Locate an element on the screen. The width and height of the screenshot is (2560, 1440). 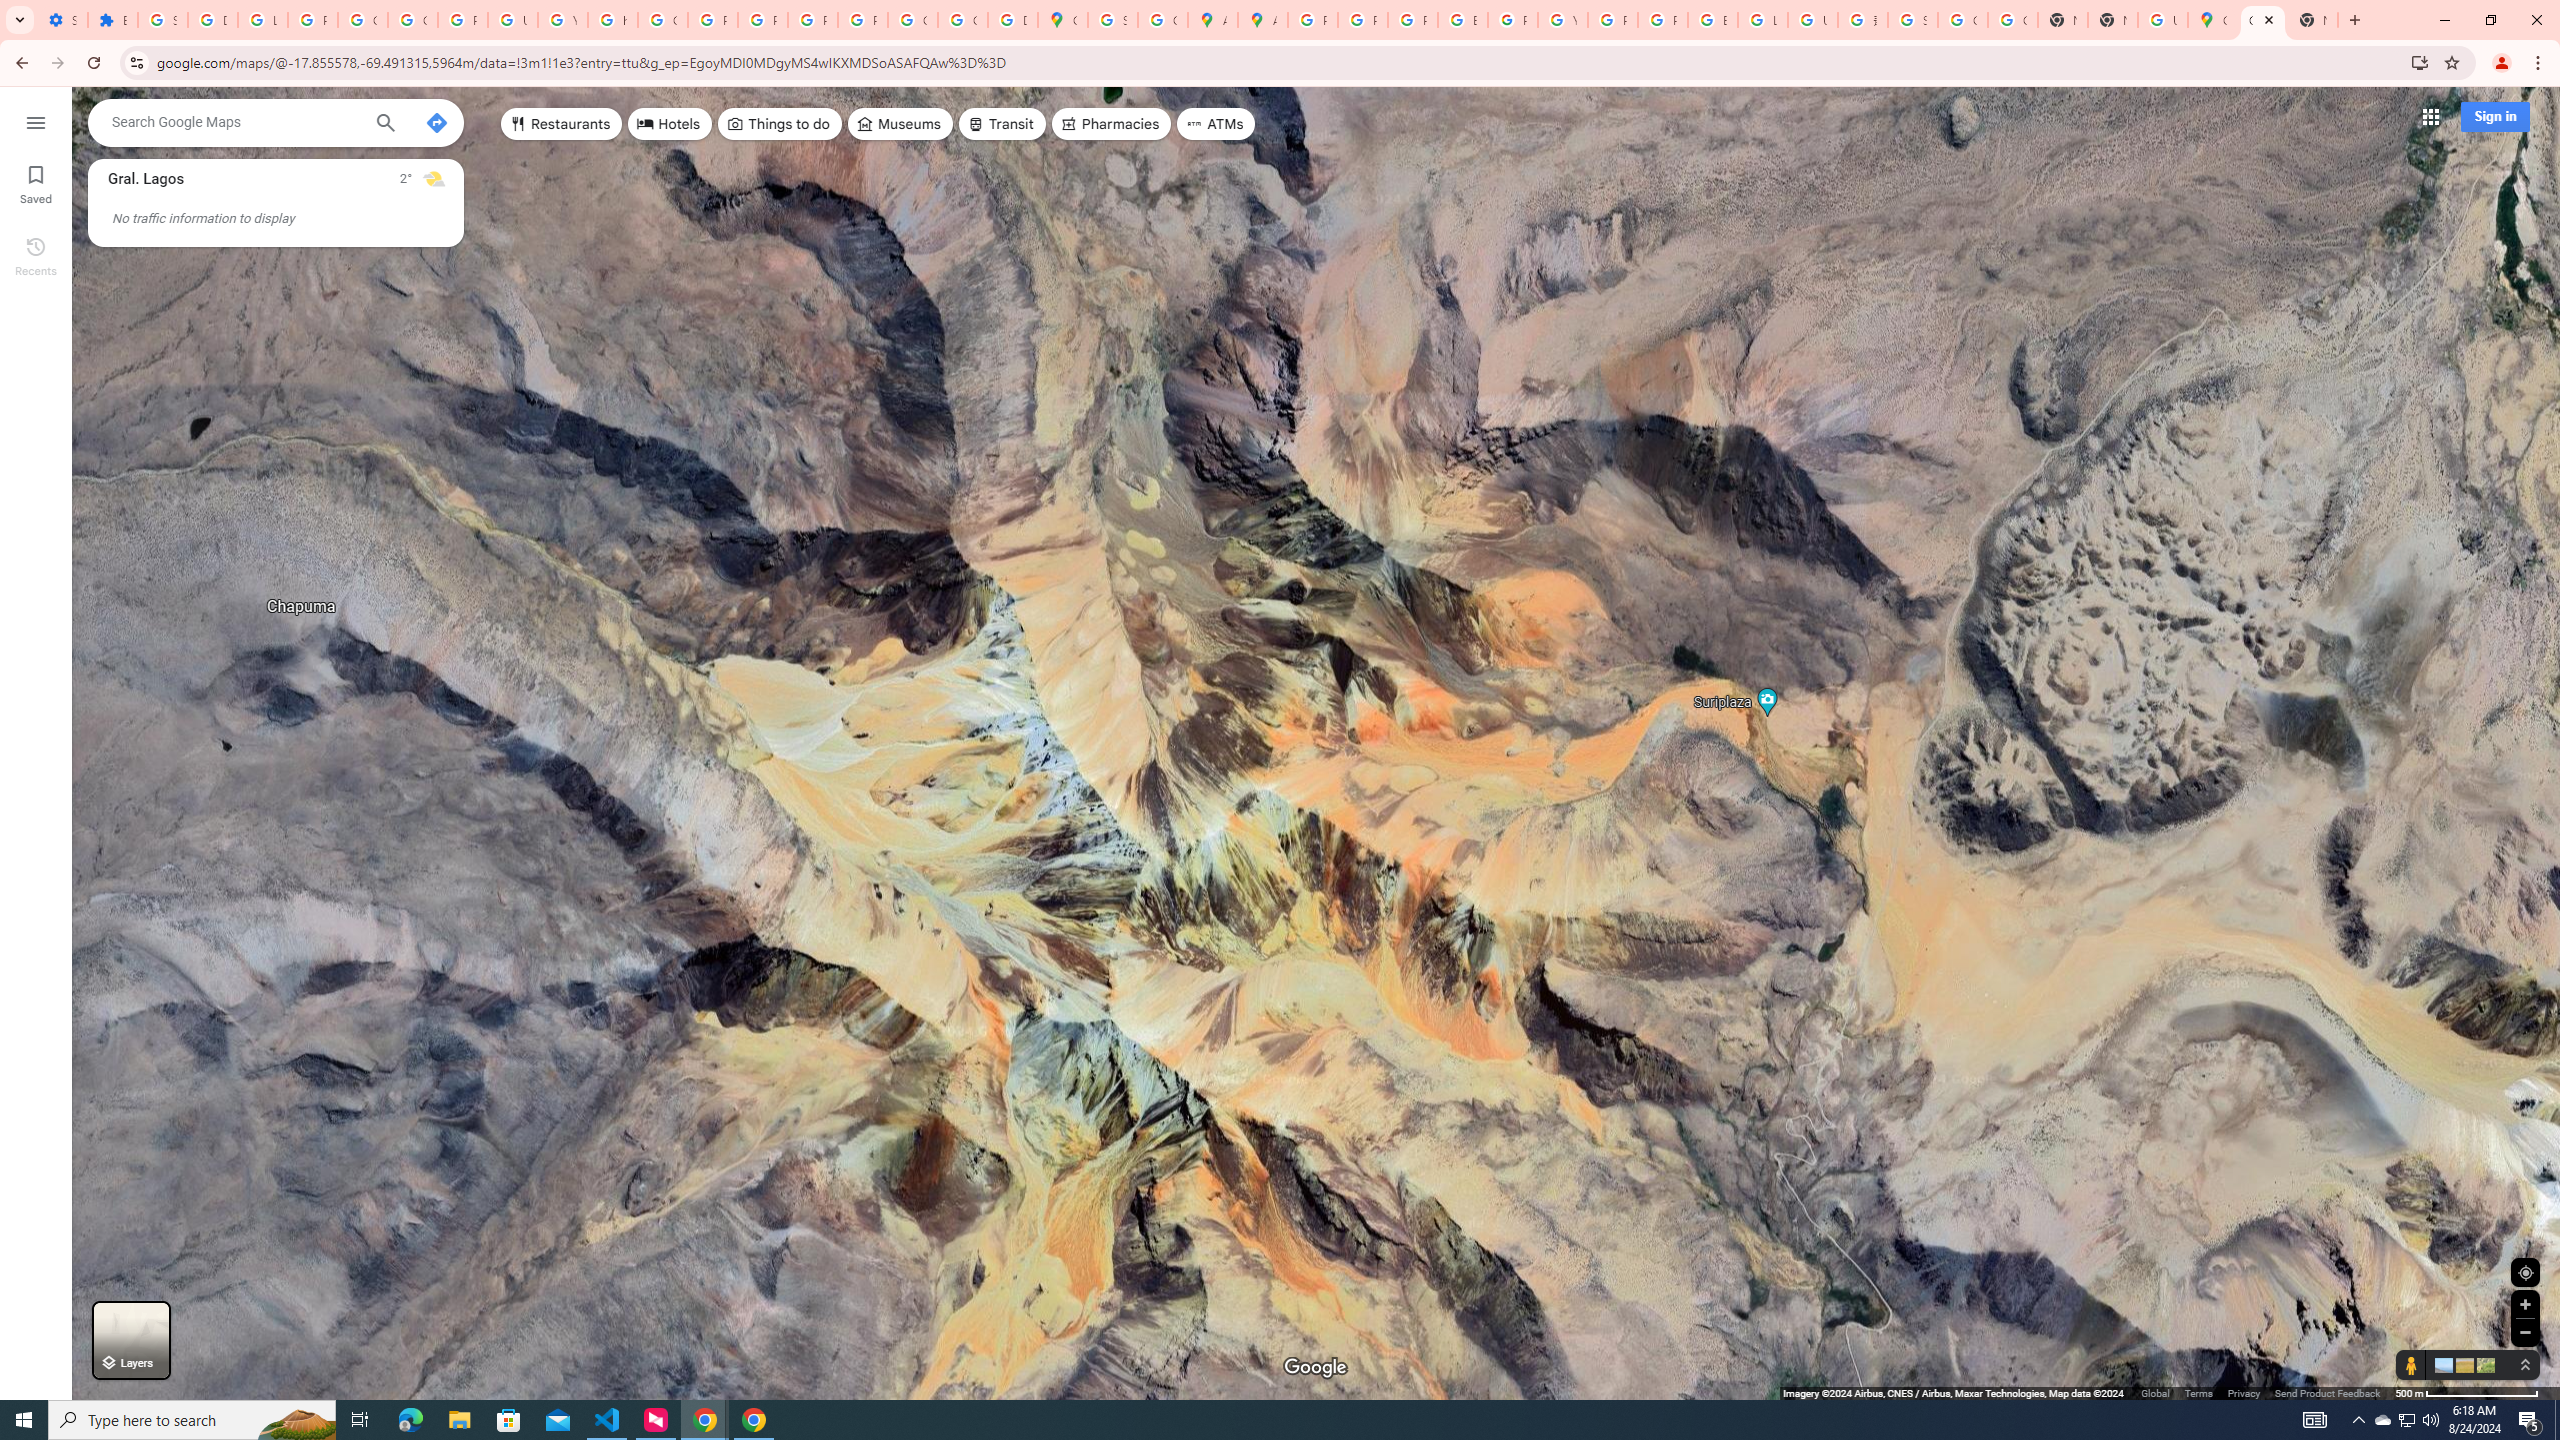
'Privacy Help Center - Policies Help' is located at coordinates (1413, 19).